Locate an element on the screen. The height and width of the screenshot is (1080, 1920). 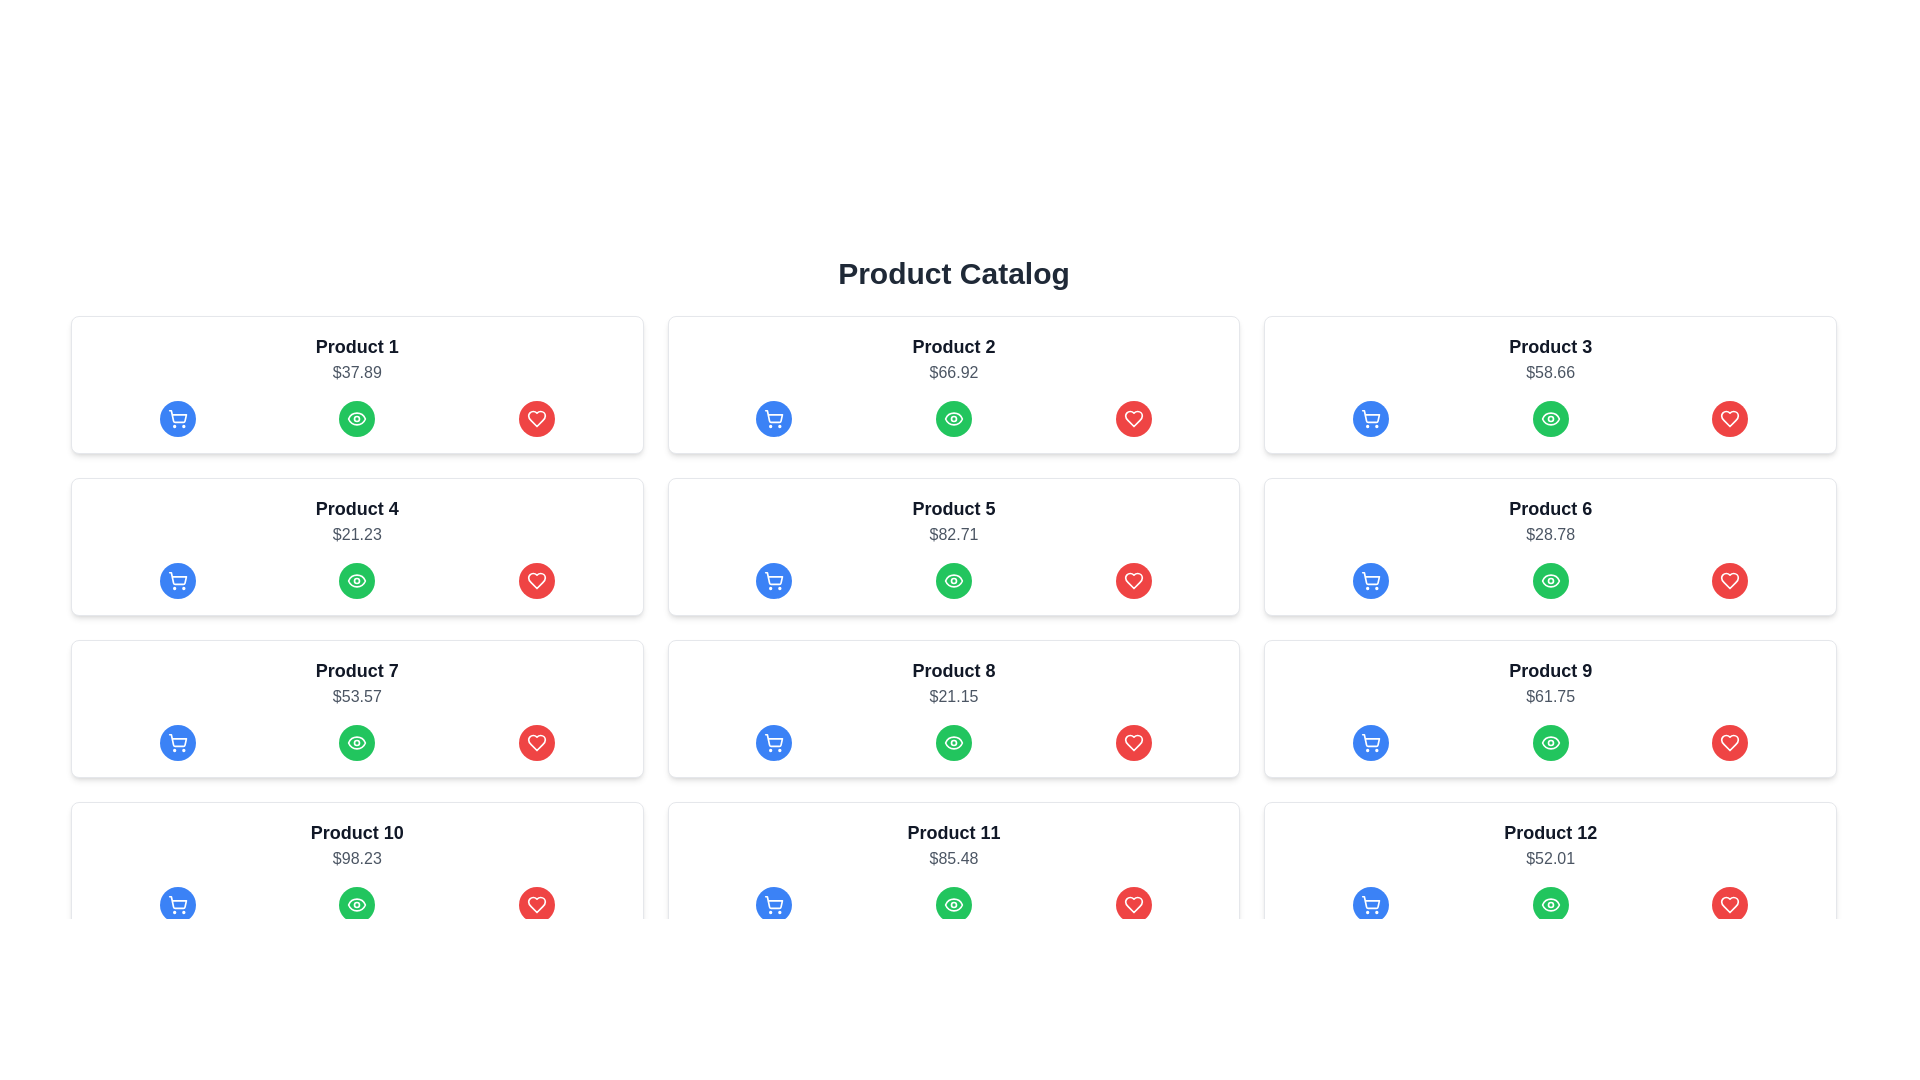
the green eye icon in the ninth product card of the catalog layout, located in the rightmost column of the third row is located at coordinates (1549, 581).